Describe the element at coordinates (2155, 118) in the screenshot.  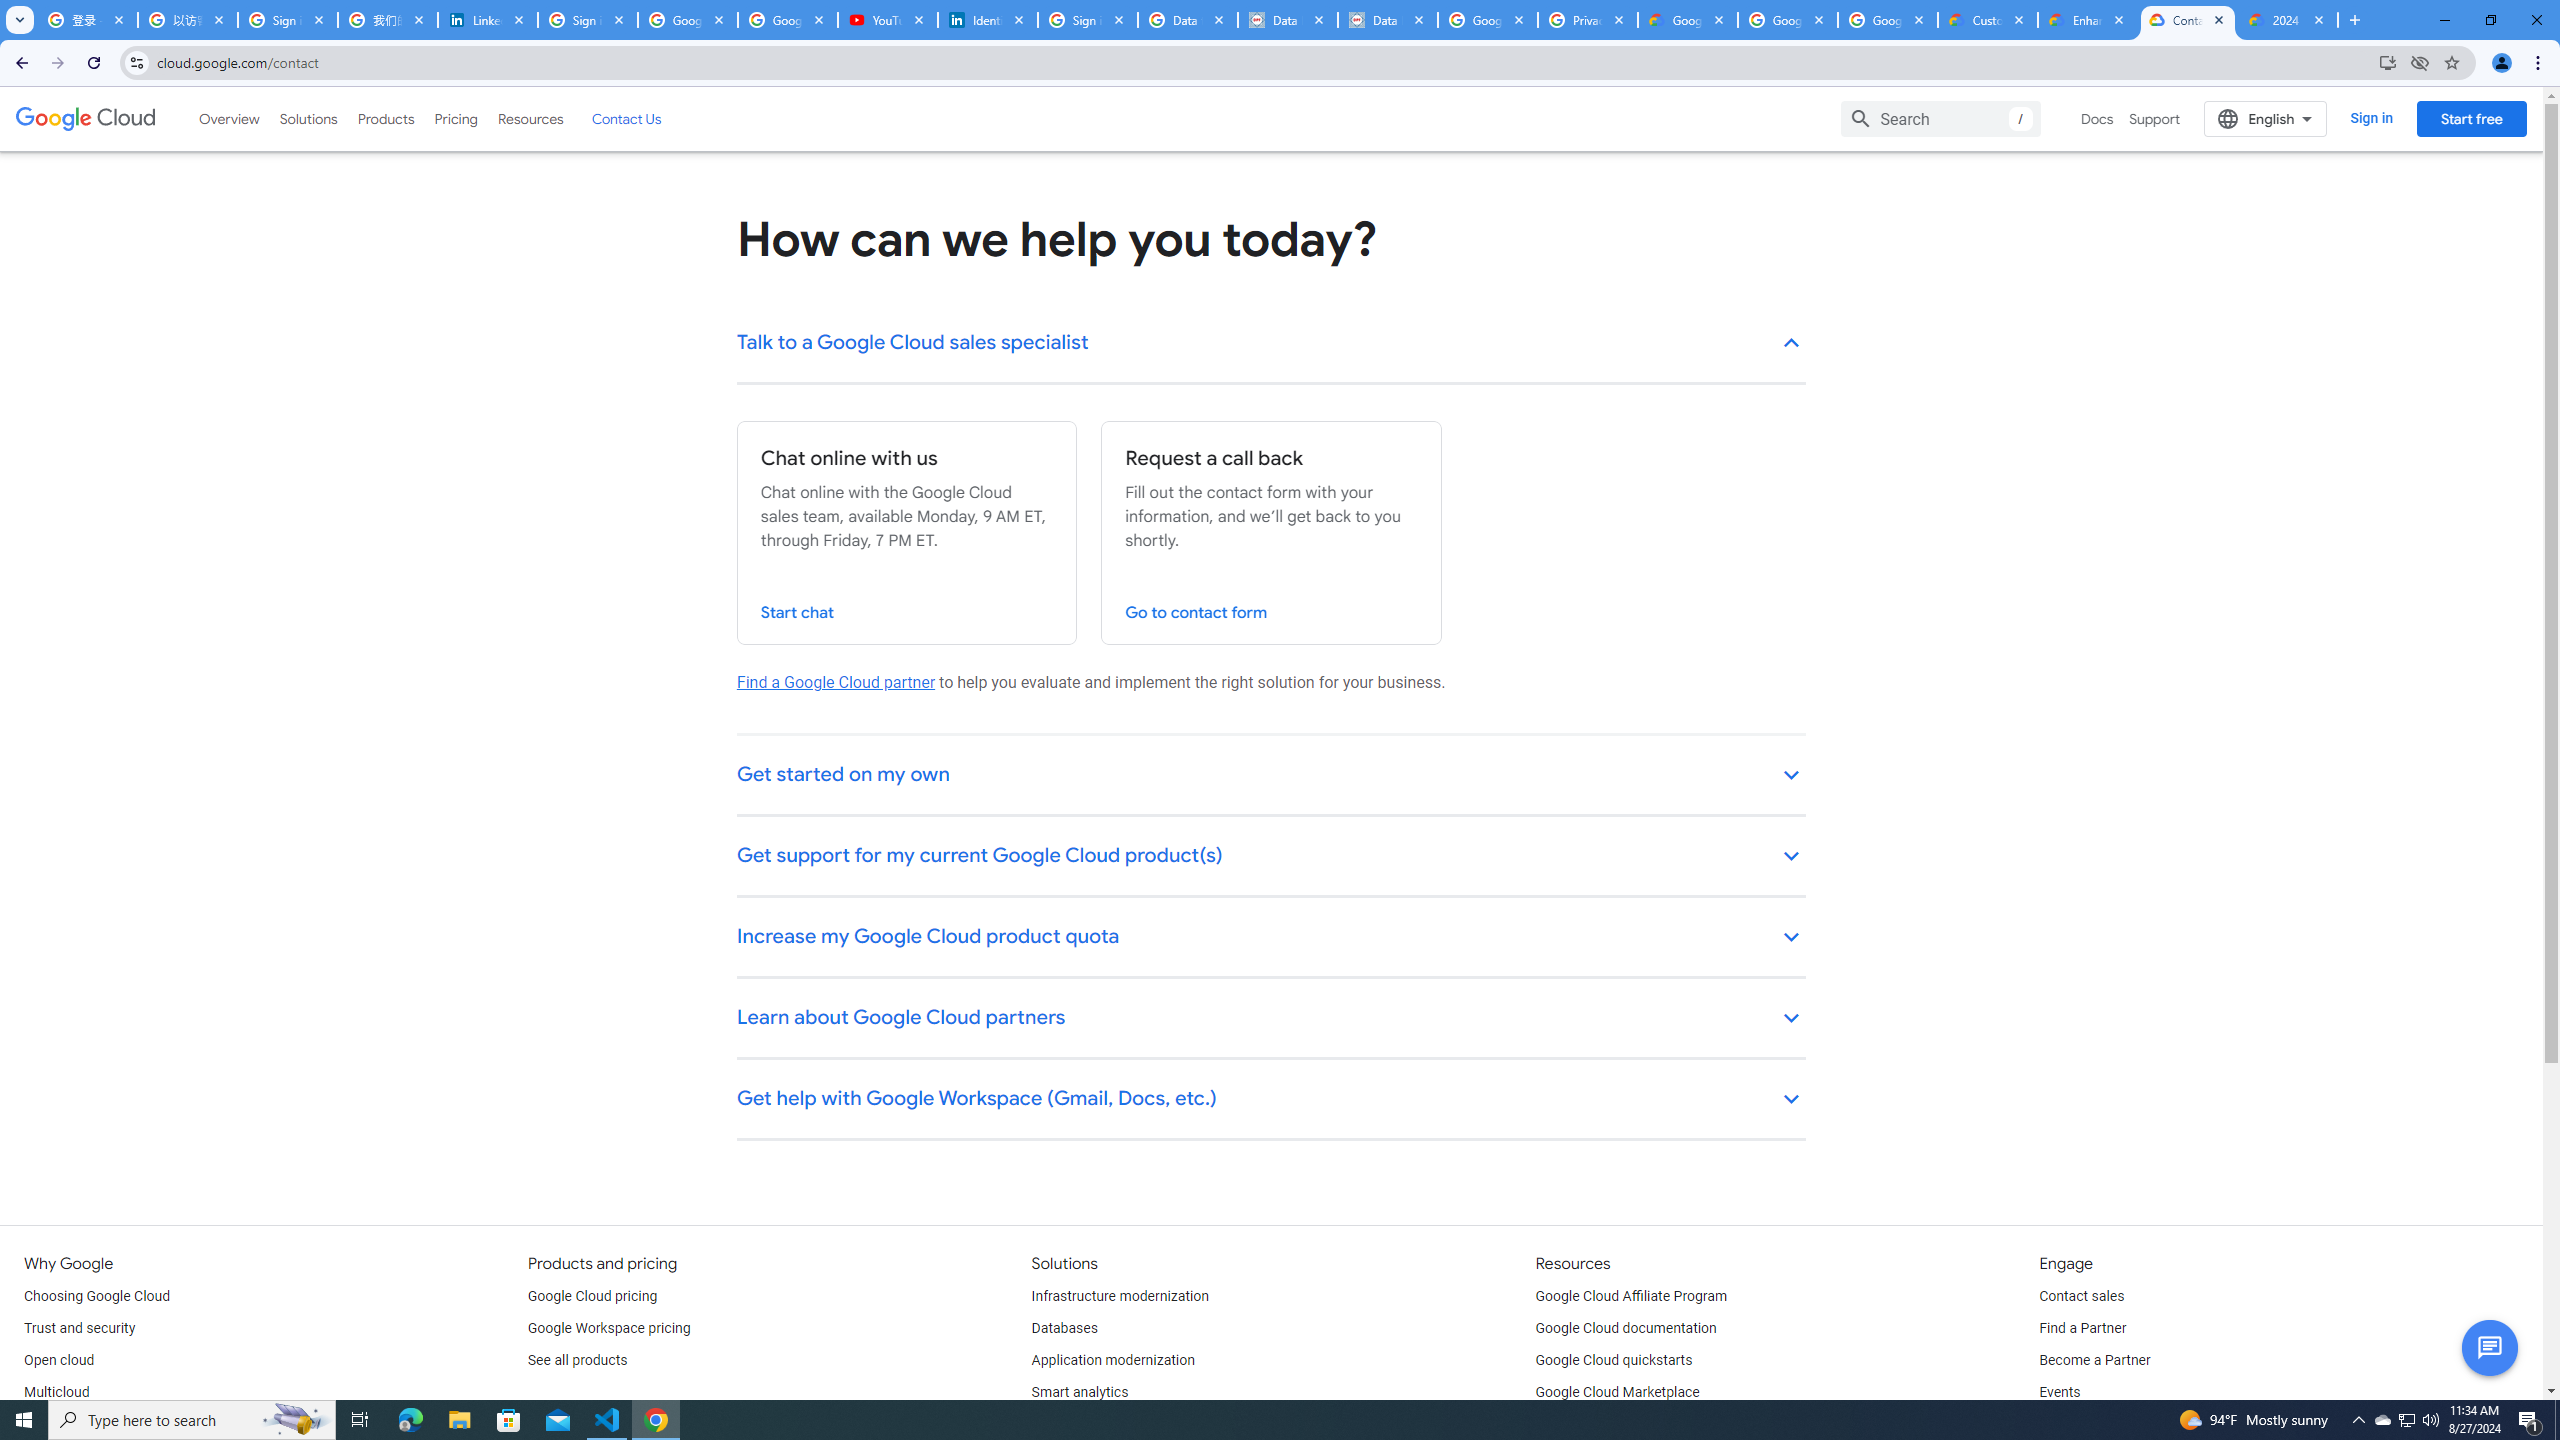
I see `'Support'` at that location.